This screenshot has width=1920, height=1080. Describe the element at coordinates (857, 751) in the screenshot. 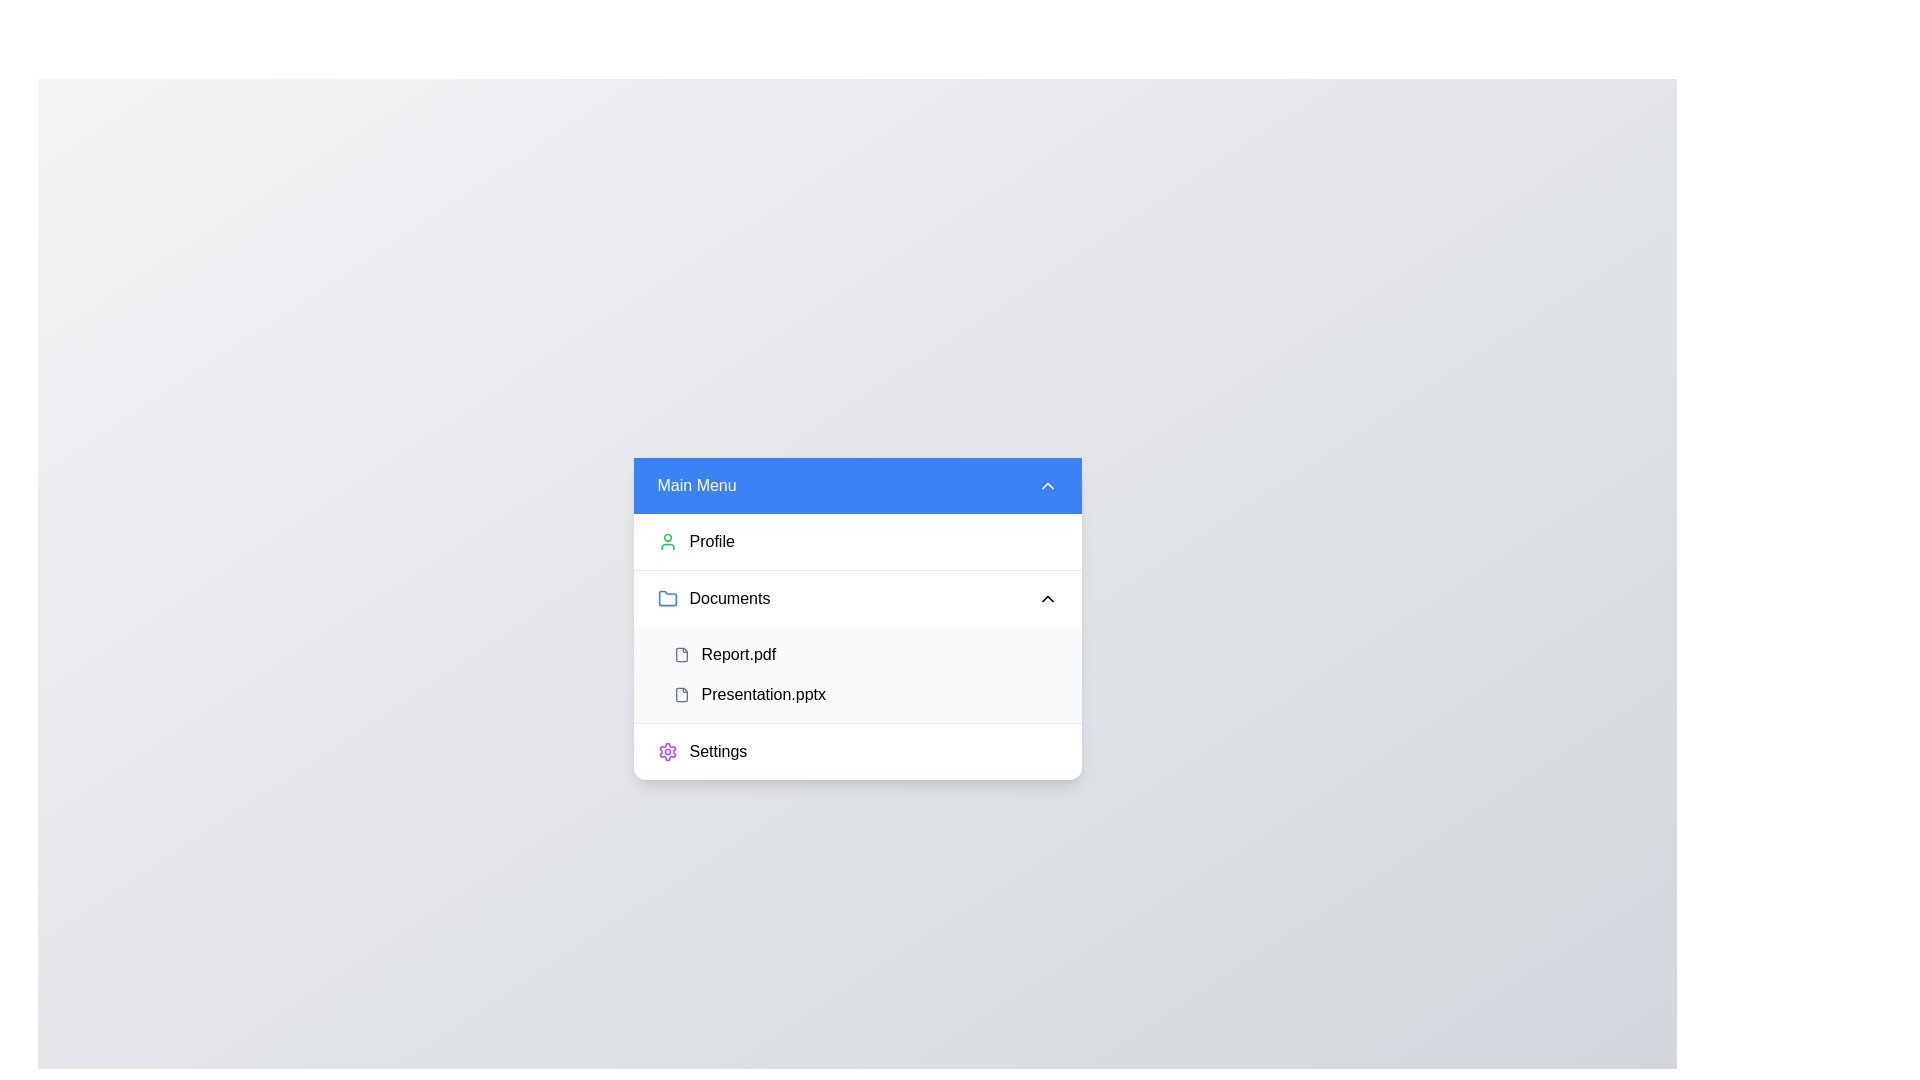

I see `the navigation button at the bottom of the menu that opens additional options for settings or configurations` at that location.